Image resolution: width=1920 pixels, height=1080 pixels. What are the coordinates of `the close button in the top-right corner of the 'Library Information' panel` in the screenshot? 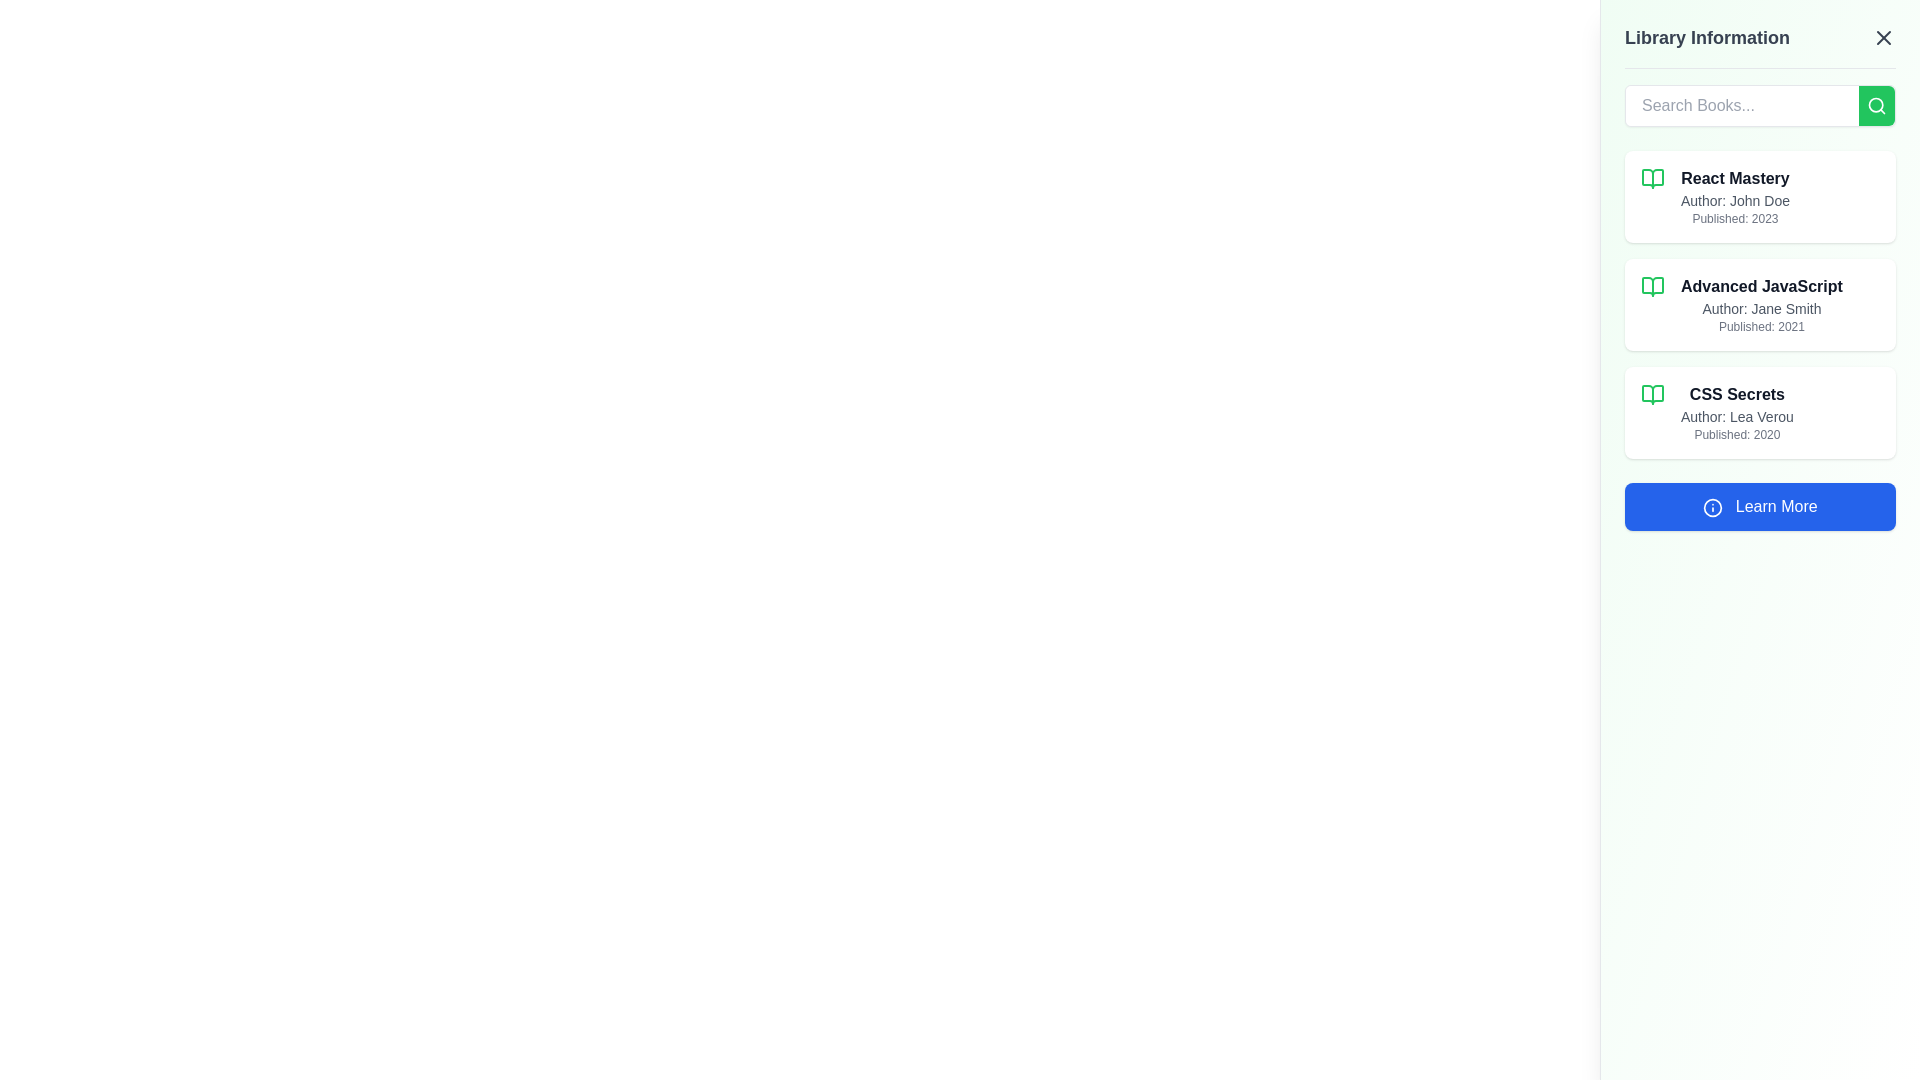 It's located at (1882, 38).